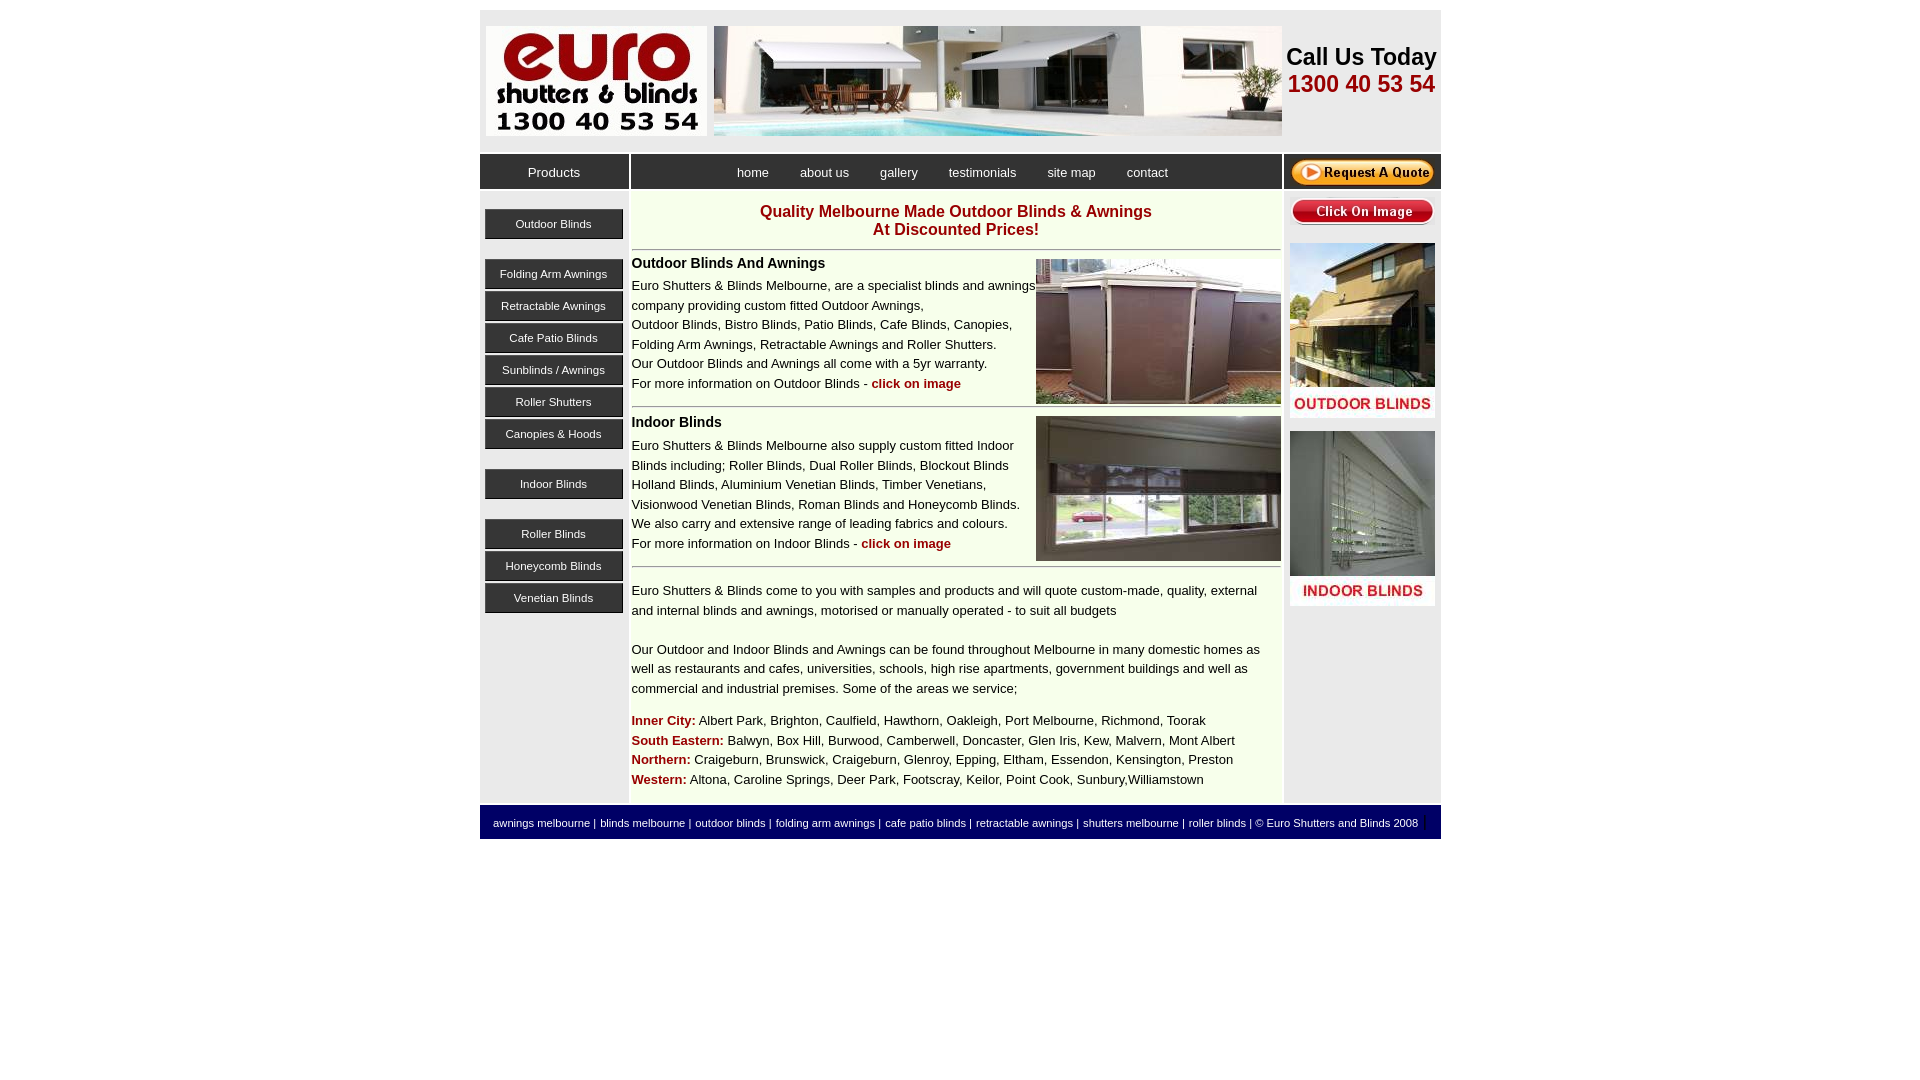 The image size is (1920, 1080). What do you see at coordinates (732, 822) in the screenshot?
I see `'outdoor blinds |'` at bounding box center [732, 822].